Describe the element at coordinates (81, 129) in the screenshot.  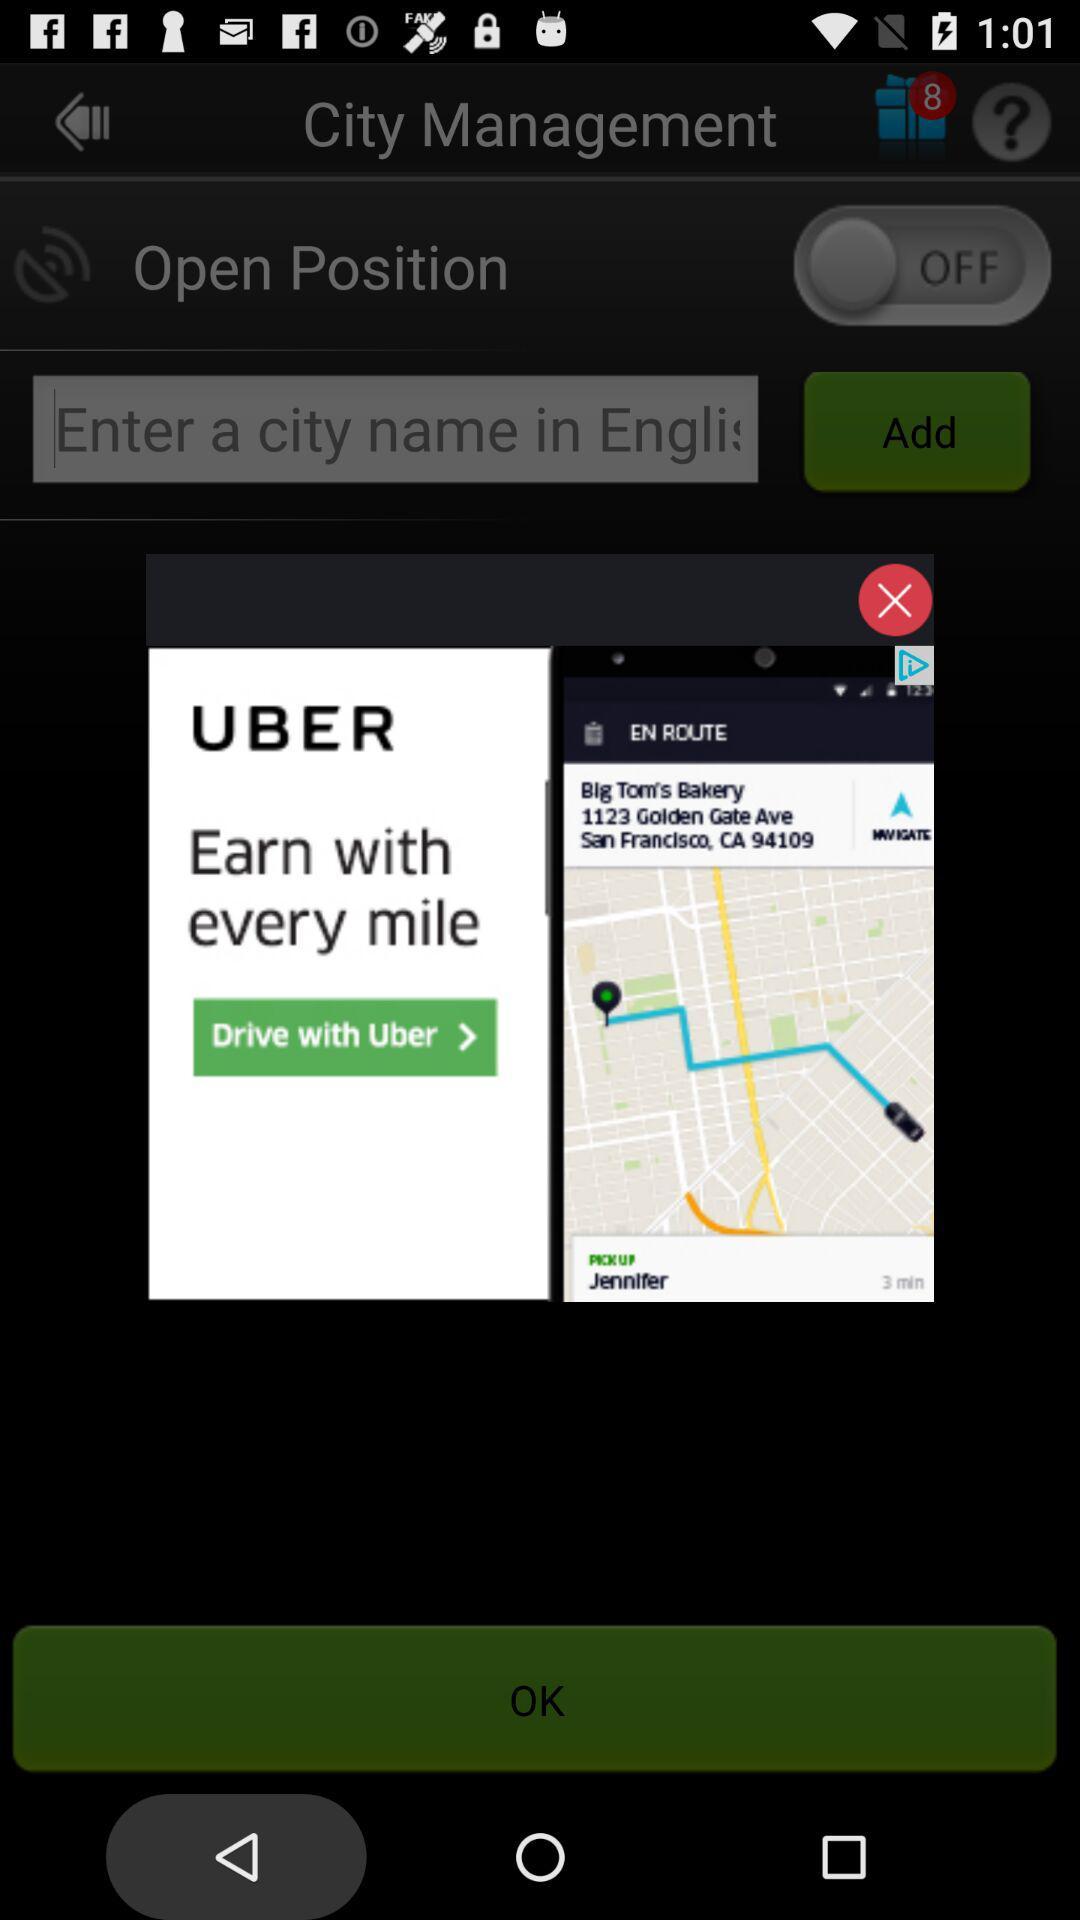
I see `the arrow_backward icon` at that location.